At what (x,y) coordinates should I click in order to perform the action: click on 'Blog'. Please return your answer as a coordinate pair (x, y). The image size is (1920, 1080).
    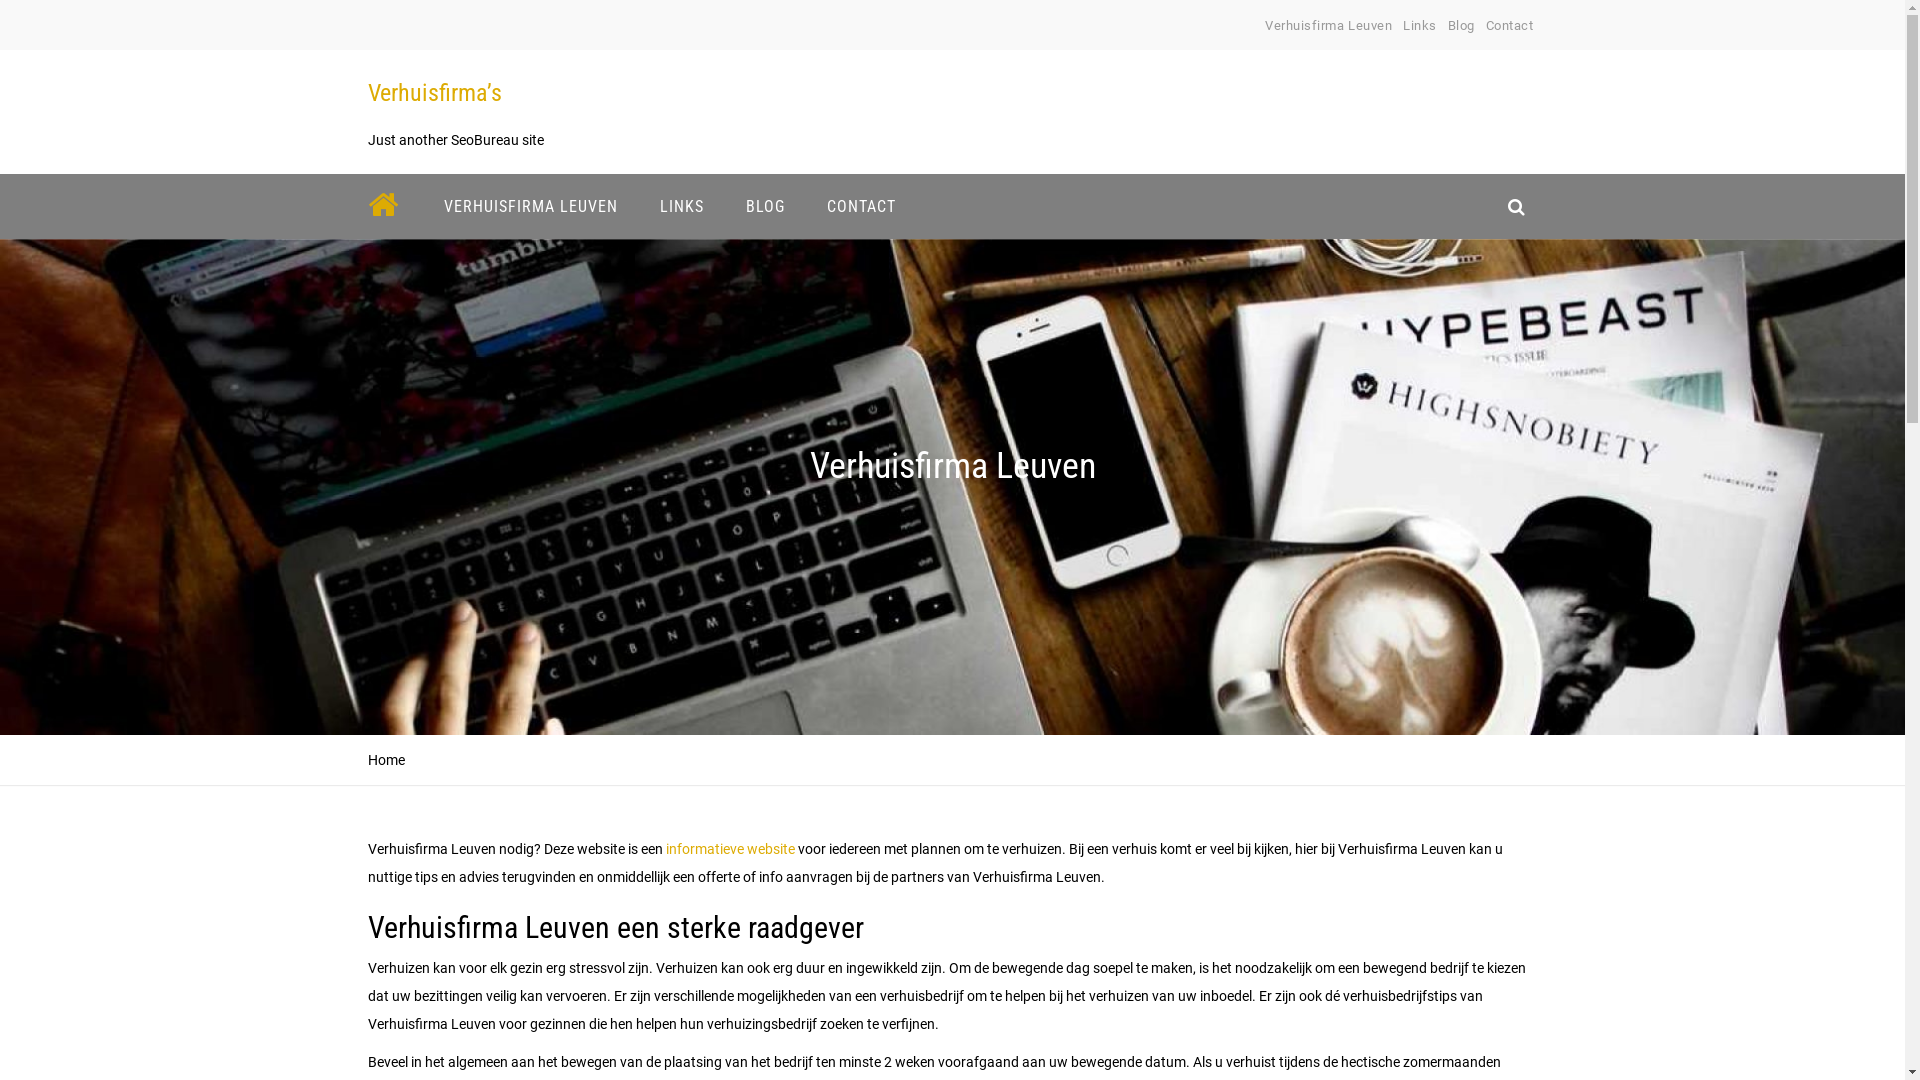
    Looking at the image, I should click on (1448, 25).